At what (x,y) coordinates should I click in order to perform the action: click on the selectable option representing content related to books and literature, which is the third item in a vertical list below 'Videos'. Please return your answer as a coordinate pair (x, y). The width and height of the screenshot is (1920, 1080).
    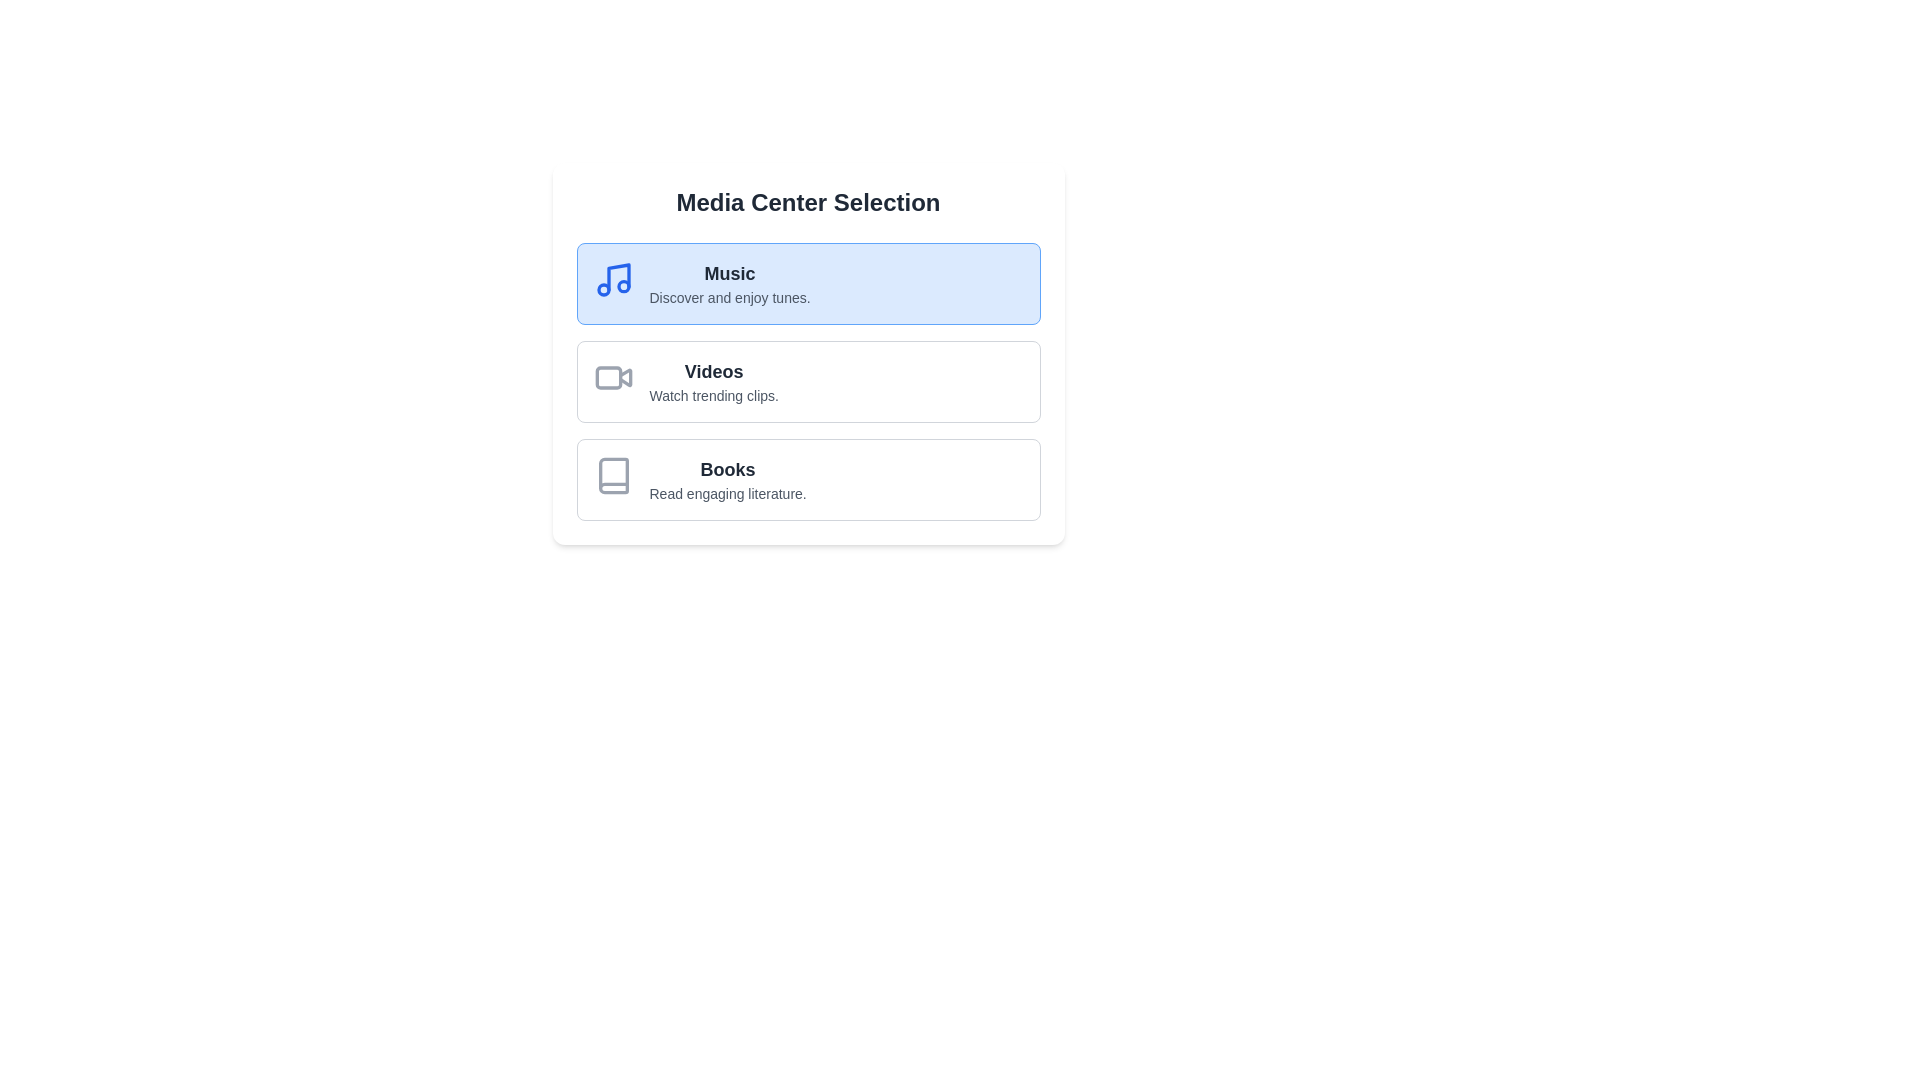
    Looking at the image, I should click on (727, 479).